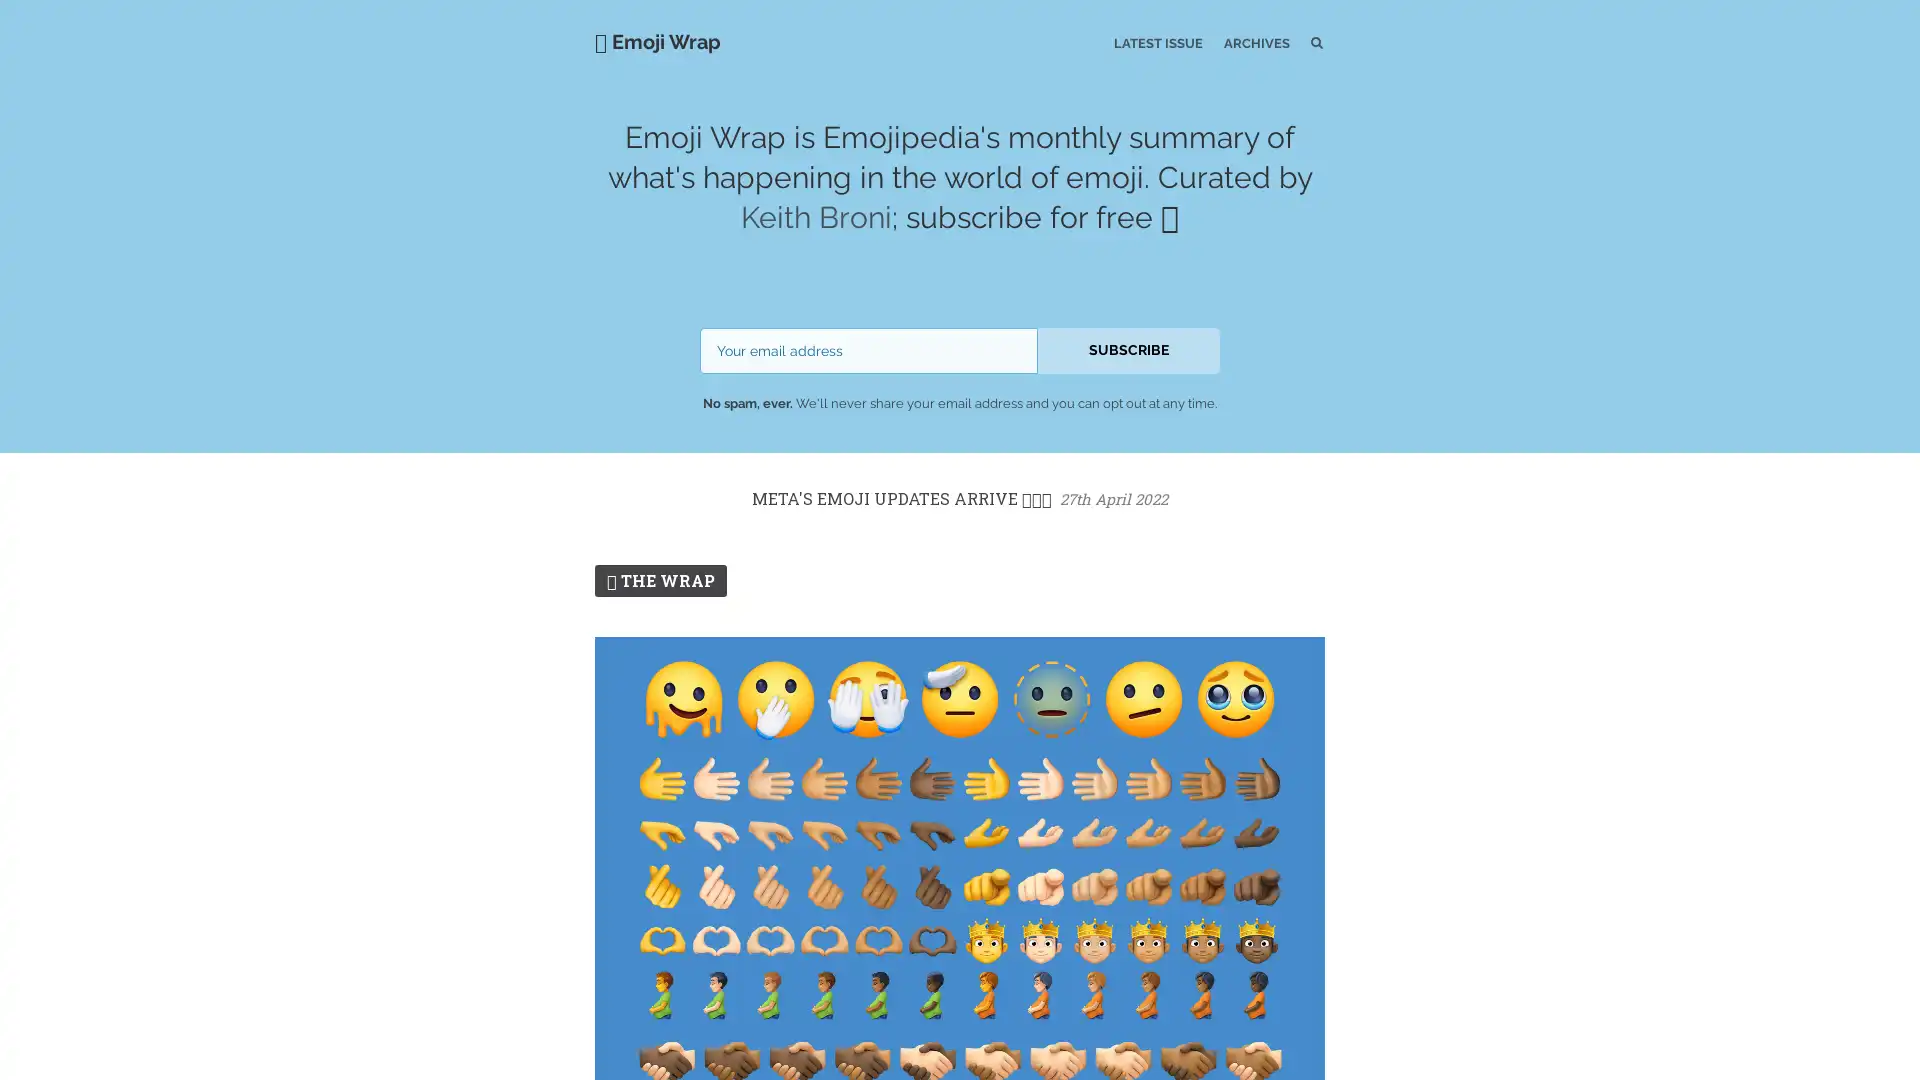  I want to click on TOGGLE MENU, so click(598, 4).